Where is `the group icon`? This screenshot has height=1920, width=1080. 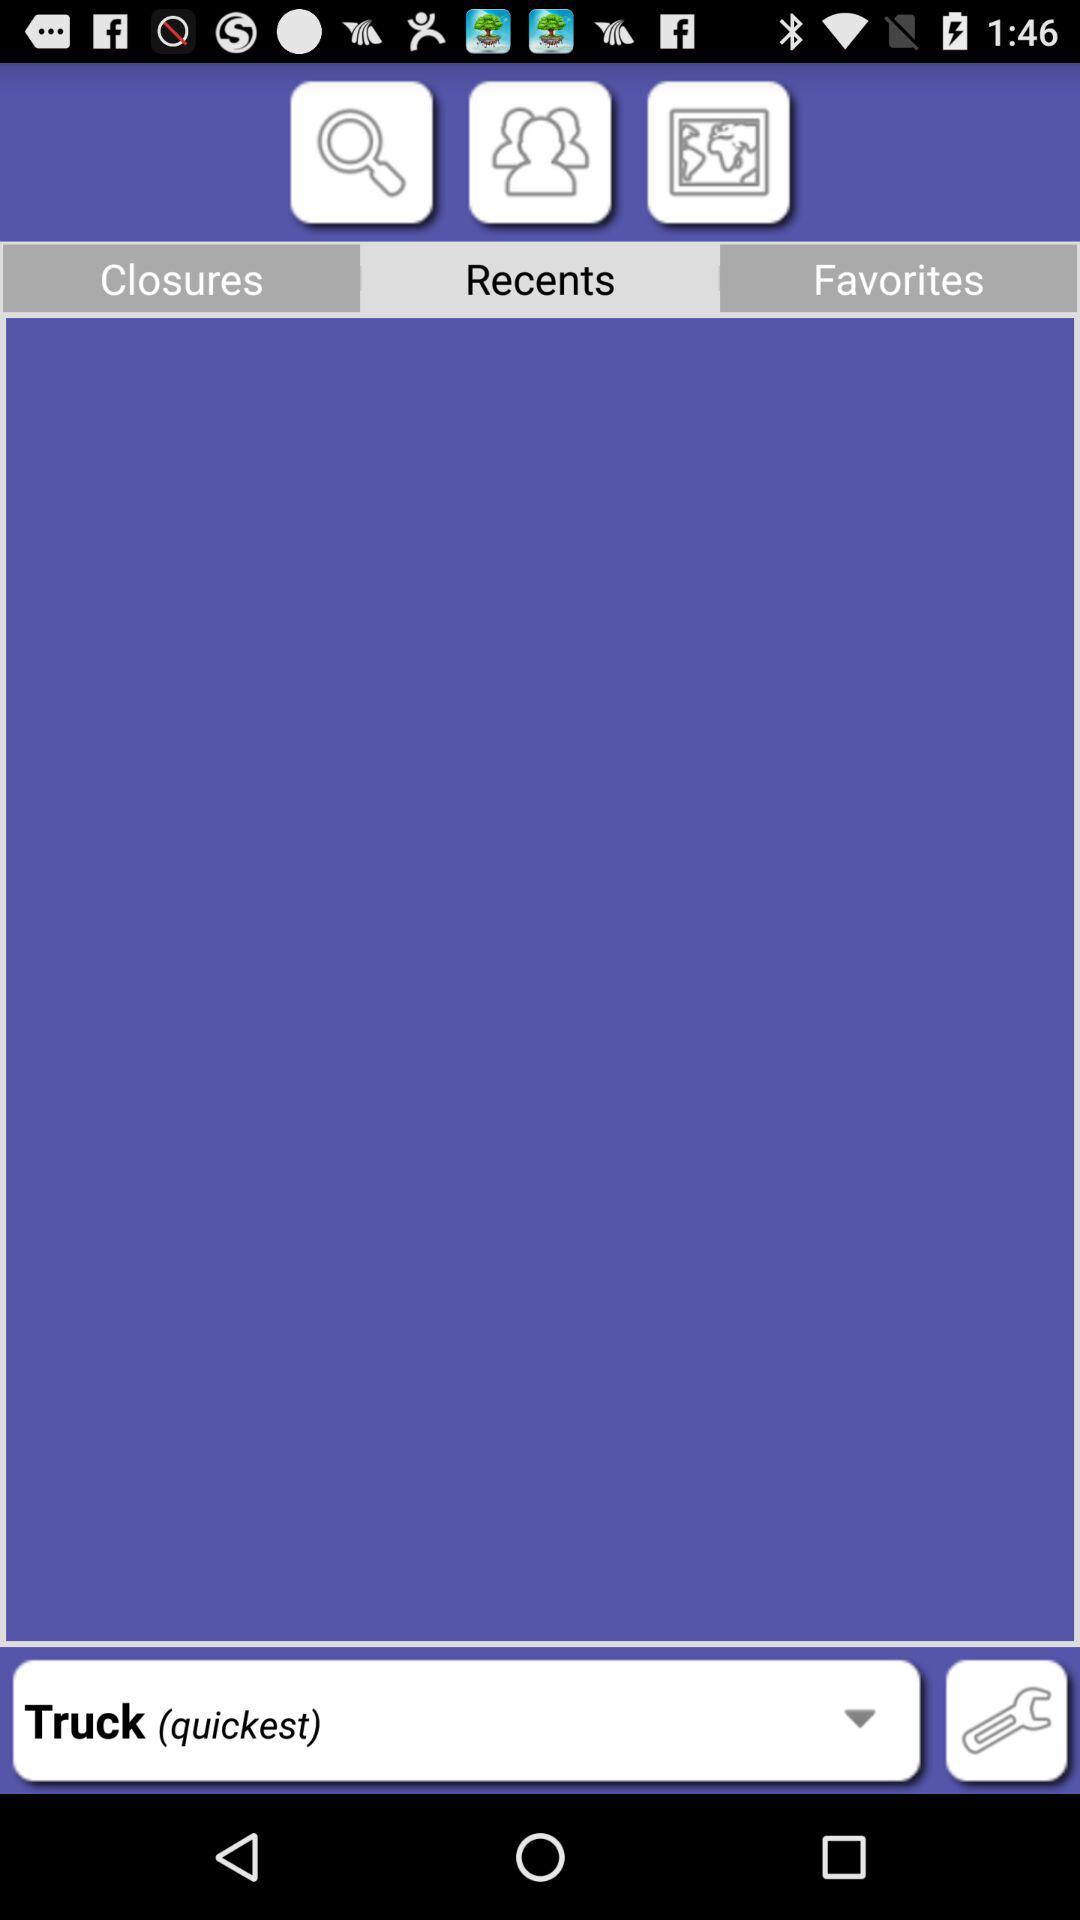
the group icon is located at coordinates (540, 163).